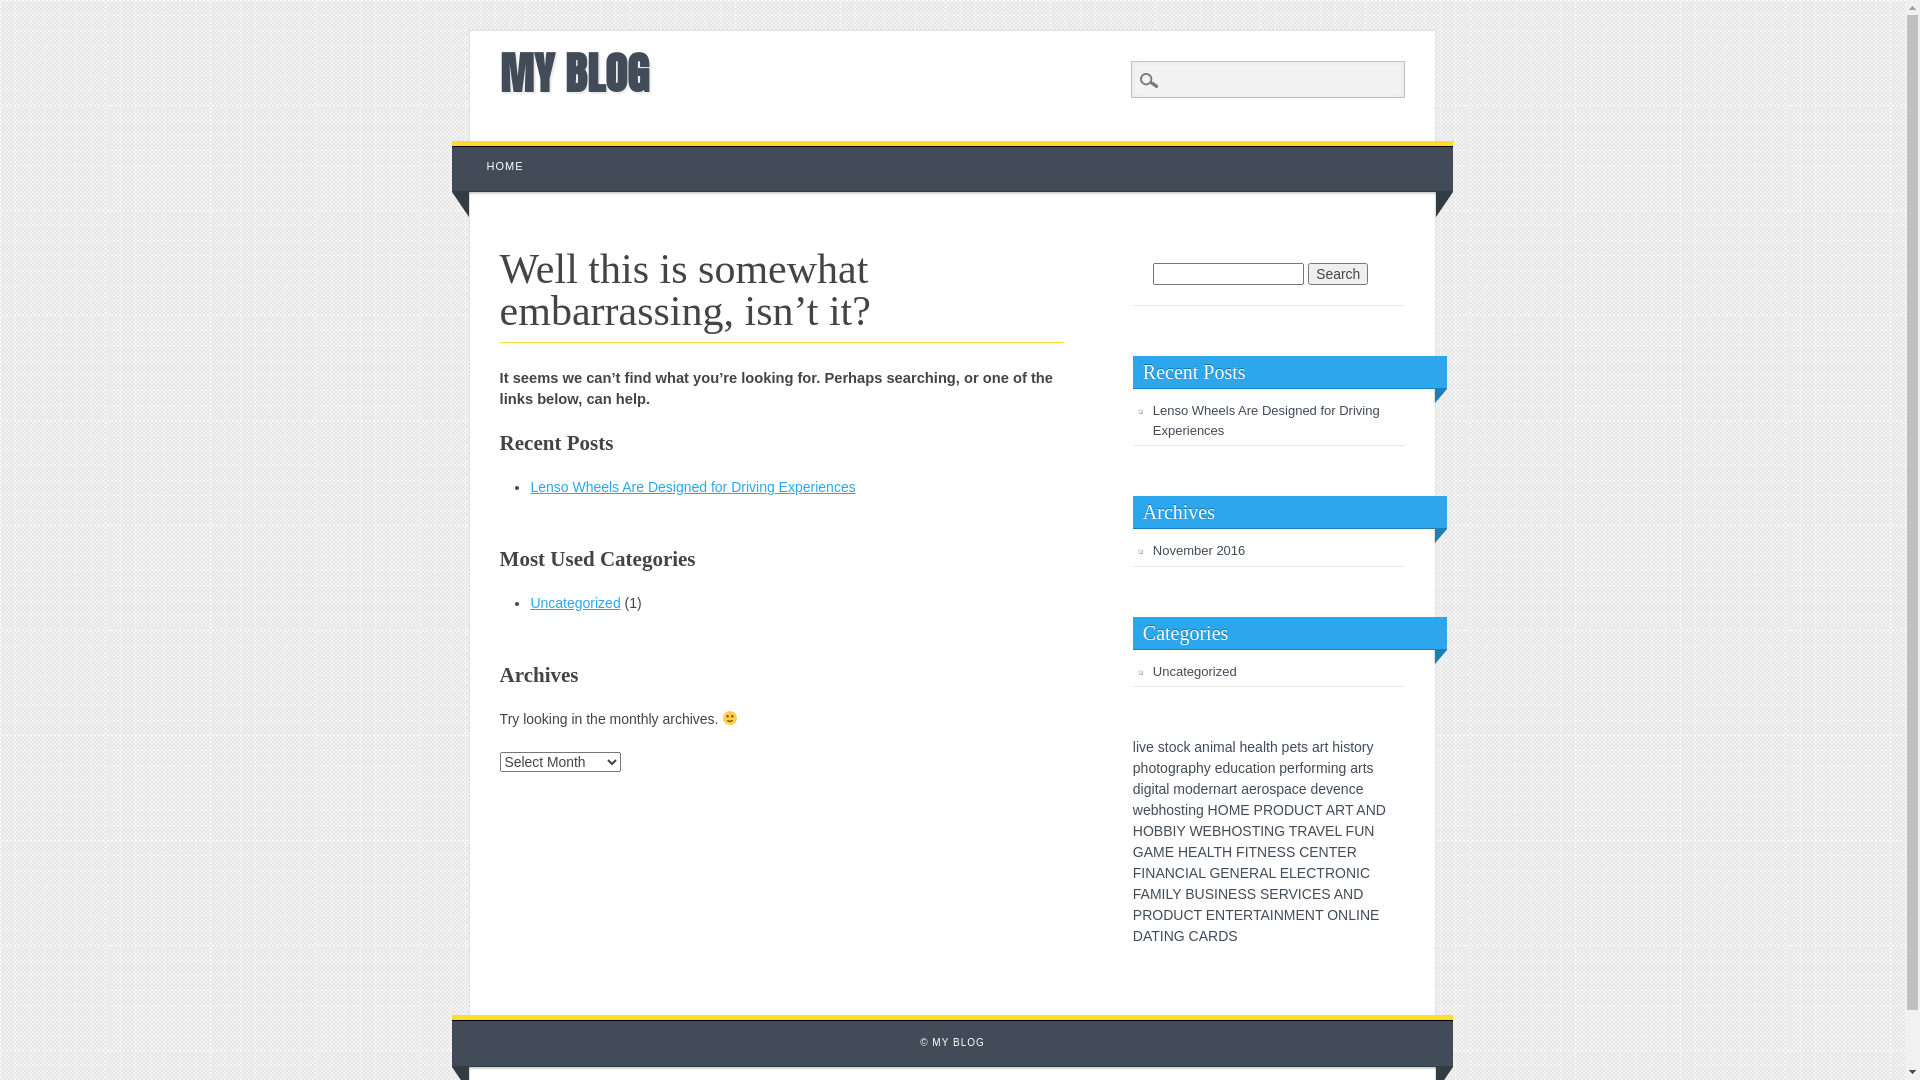  What do you see at coordinates (1145, 893) in the screenshot?
I see `'A'` at bounding box center [1145, 893].